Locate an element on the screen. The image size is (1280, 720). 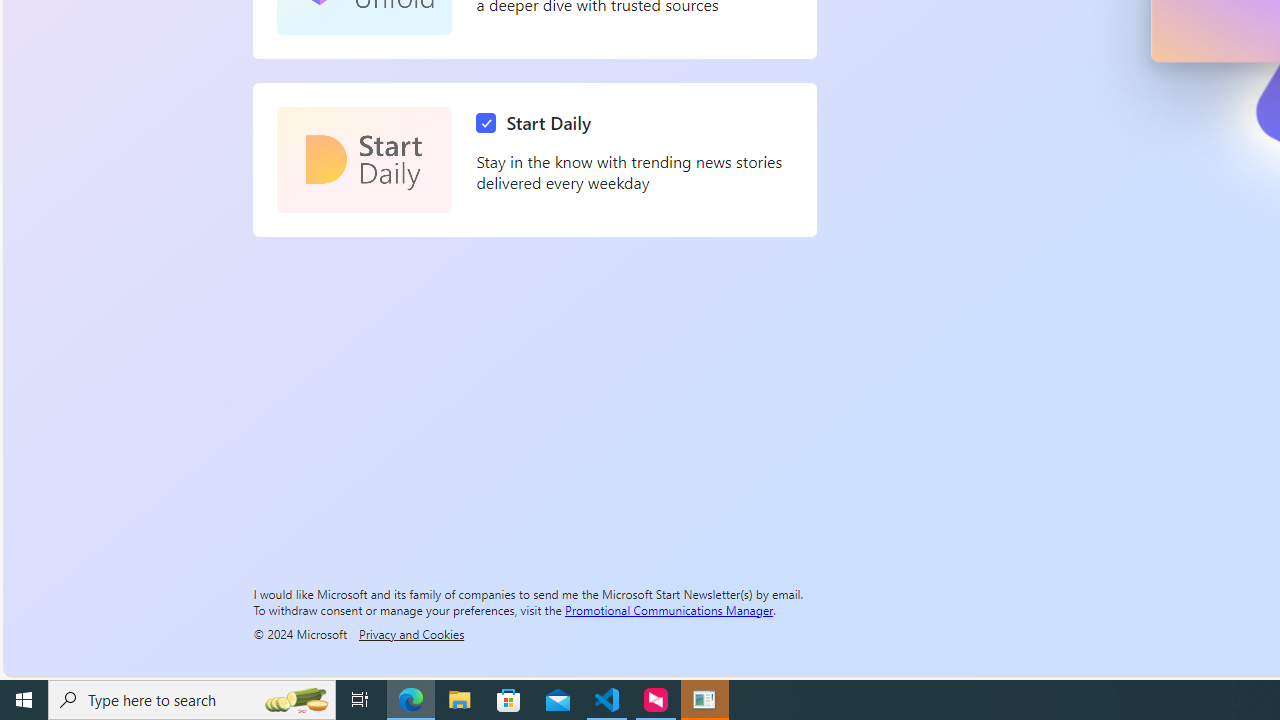
'Start Daily' is located at coordinates (538, 123).